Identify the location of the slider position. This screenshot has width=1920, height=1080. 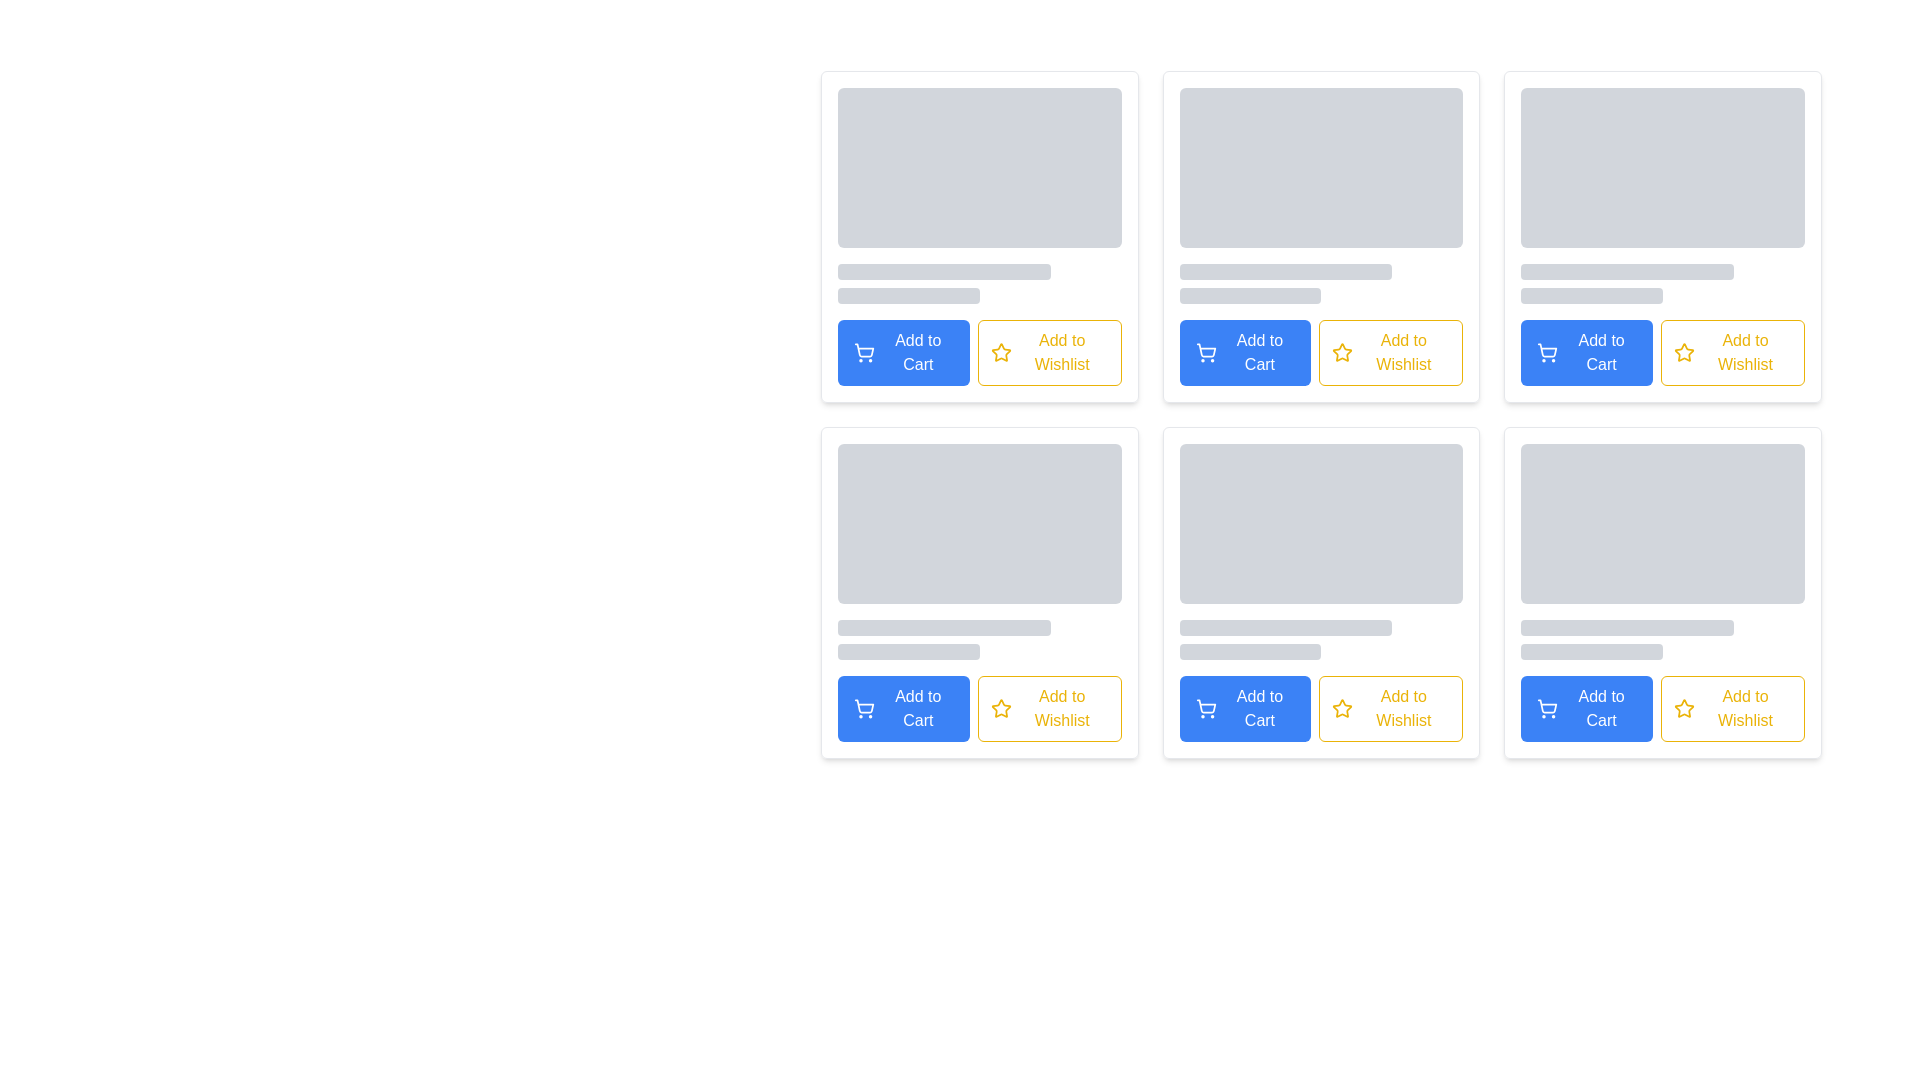
(1208, 651).